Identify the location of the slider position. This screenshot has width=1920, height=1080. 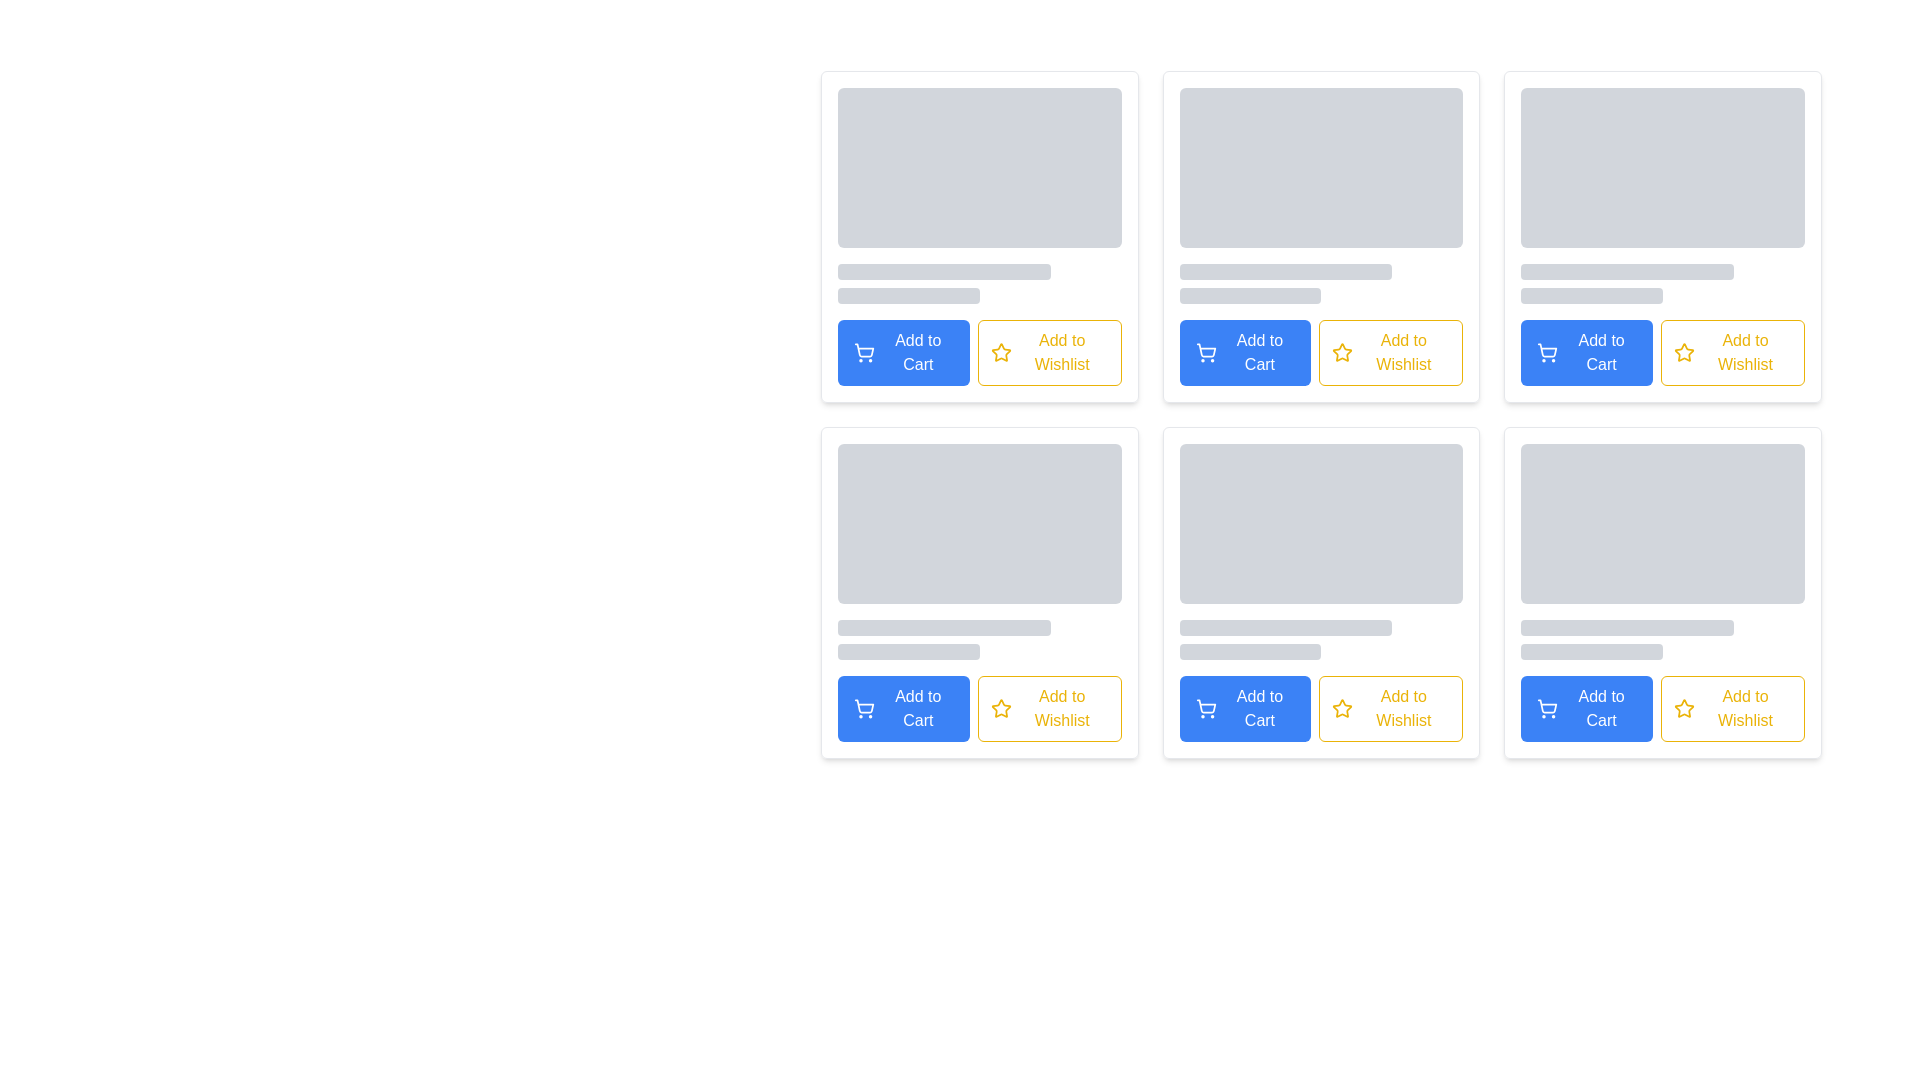
(1208, 651).